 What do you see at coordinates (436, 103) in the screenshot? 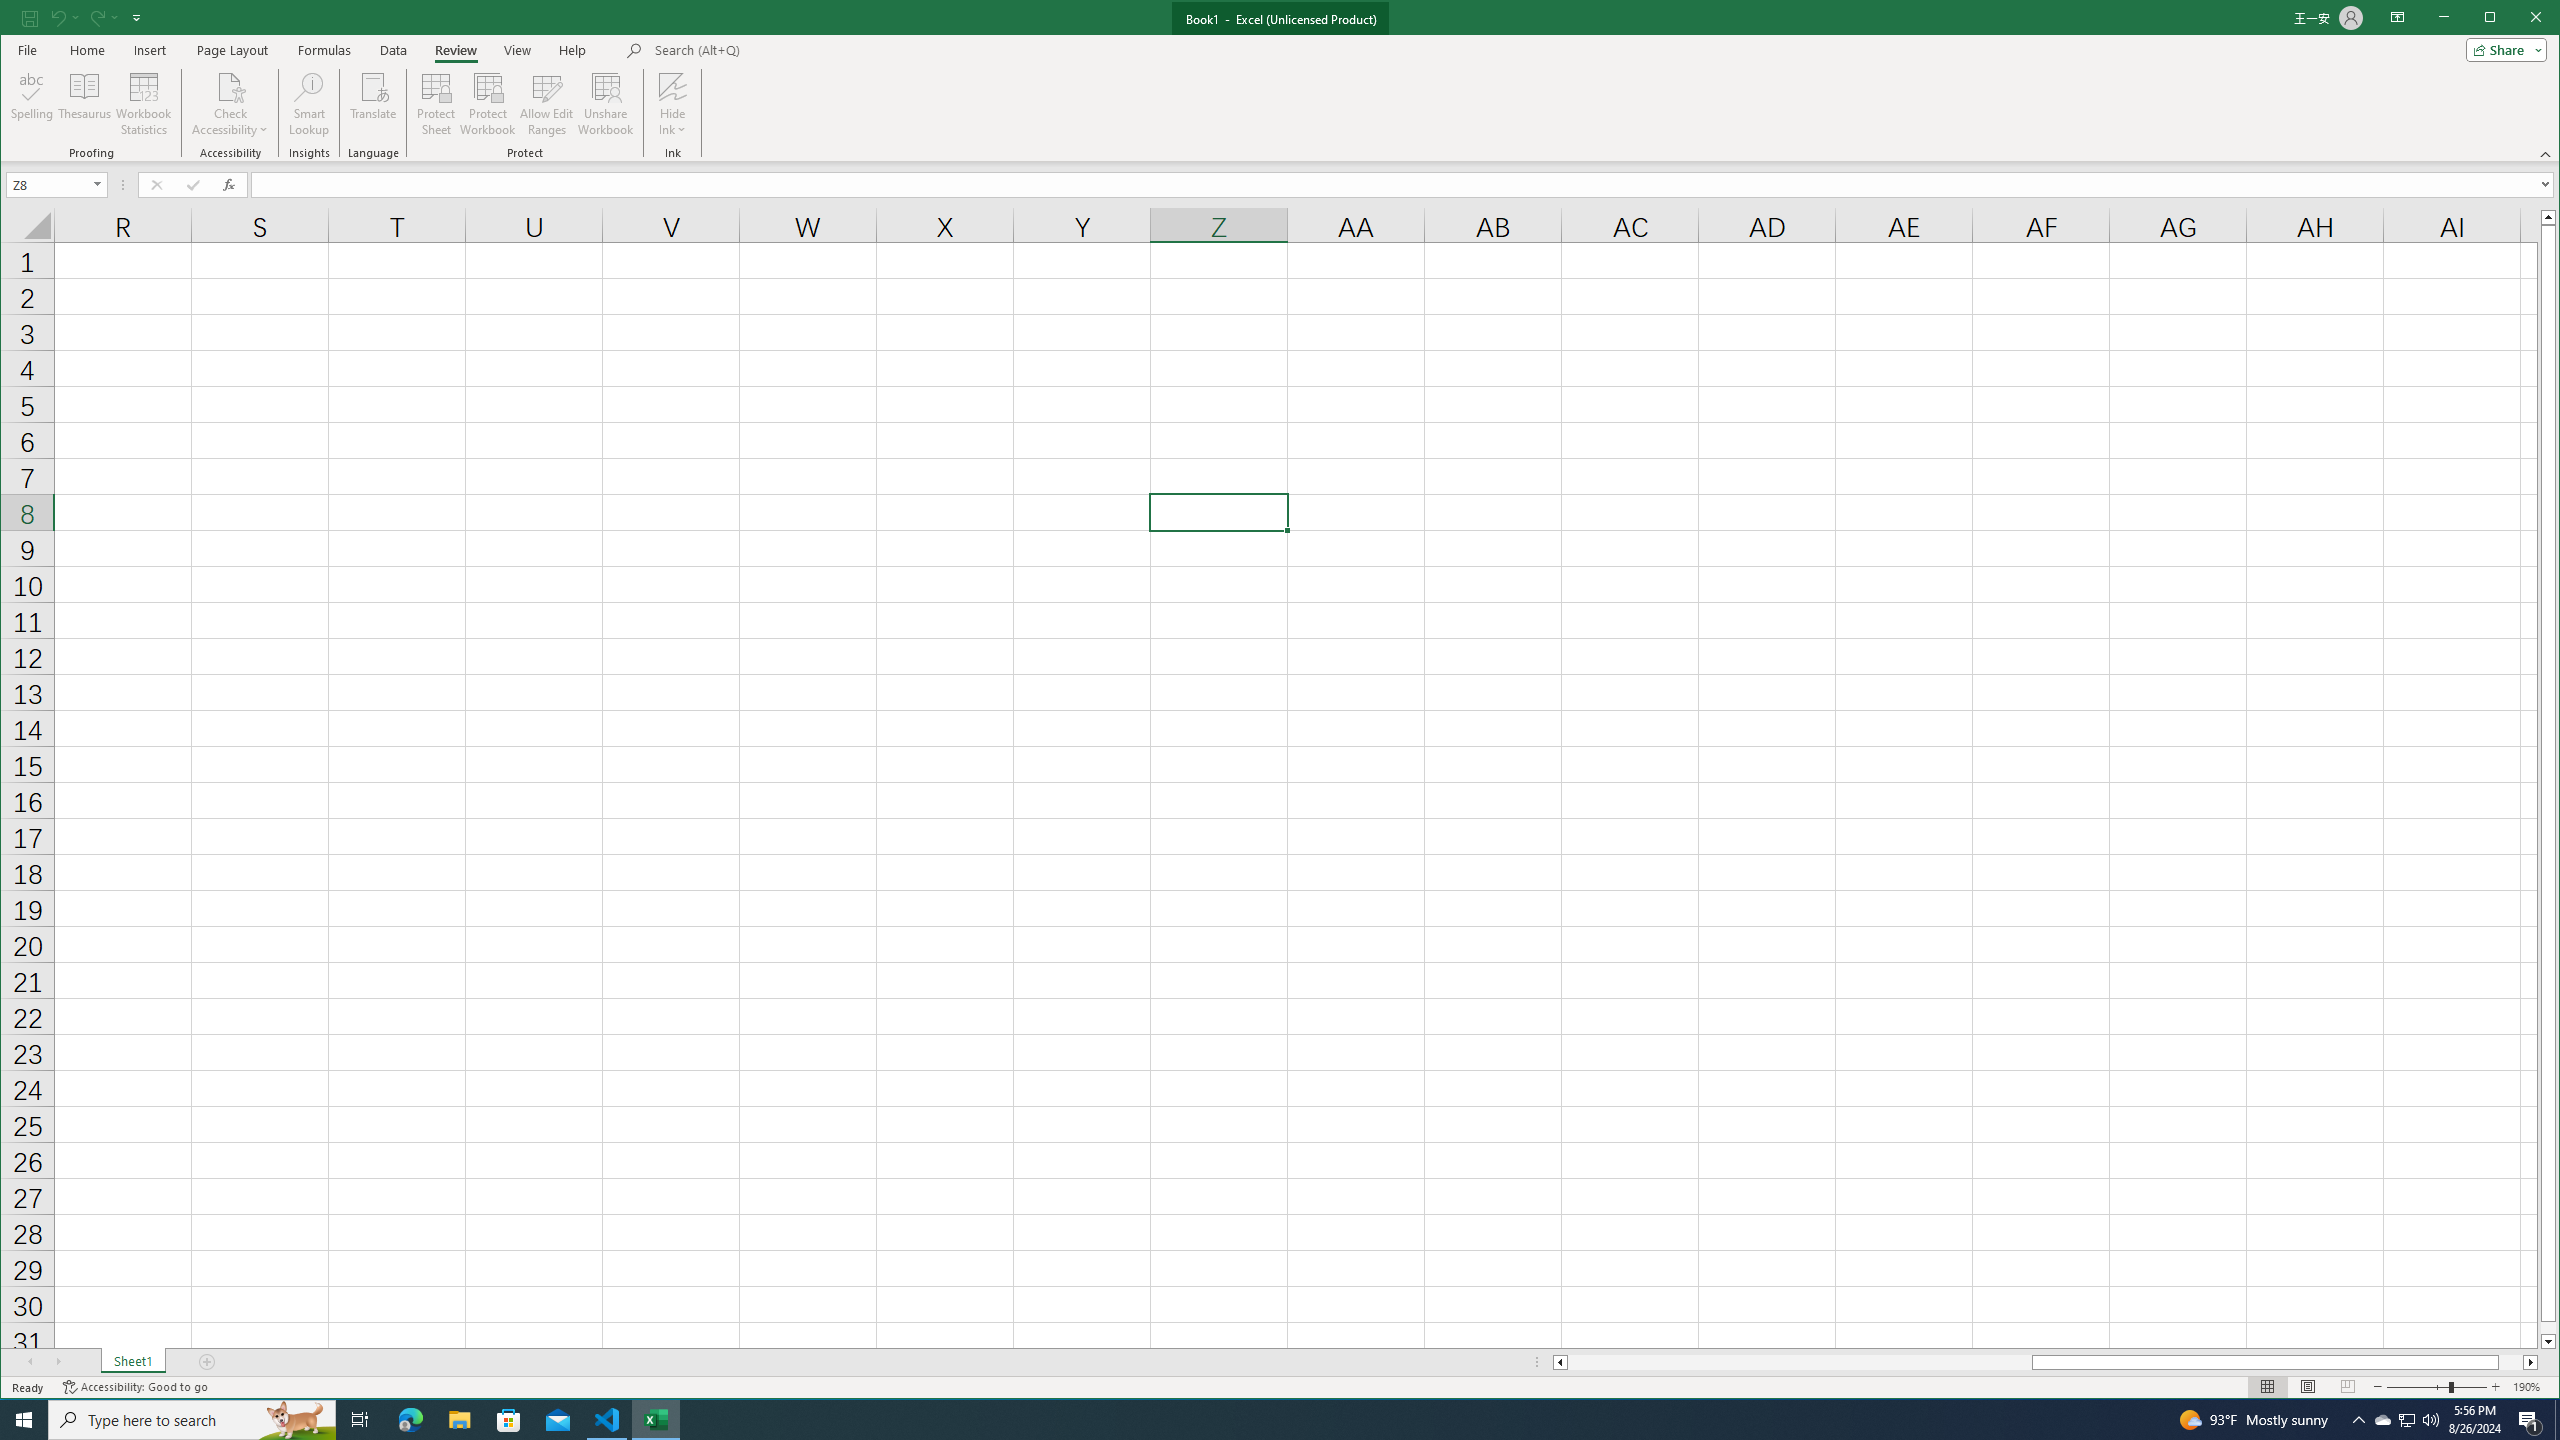
I see `'Protect Sheet...'` at bounding box center [436, 103].